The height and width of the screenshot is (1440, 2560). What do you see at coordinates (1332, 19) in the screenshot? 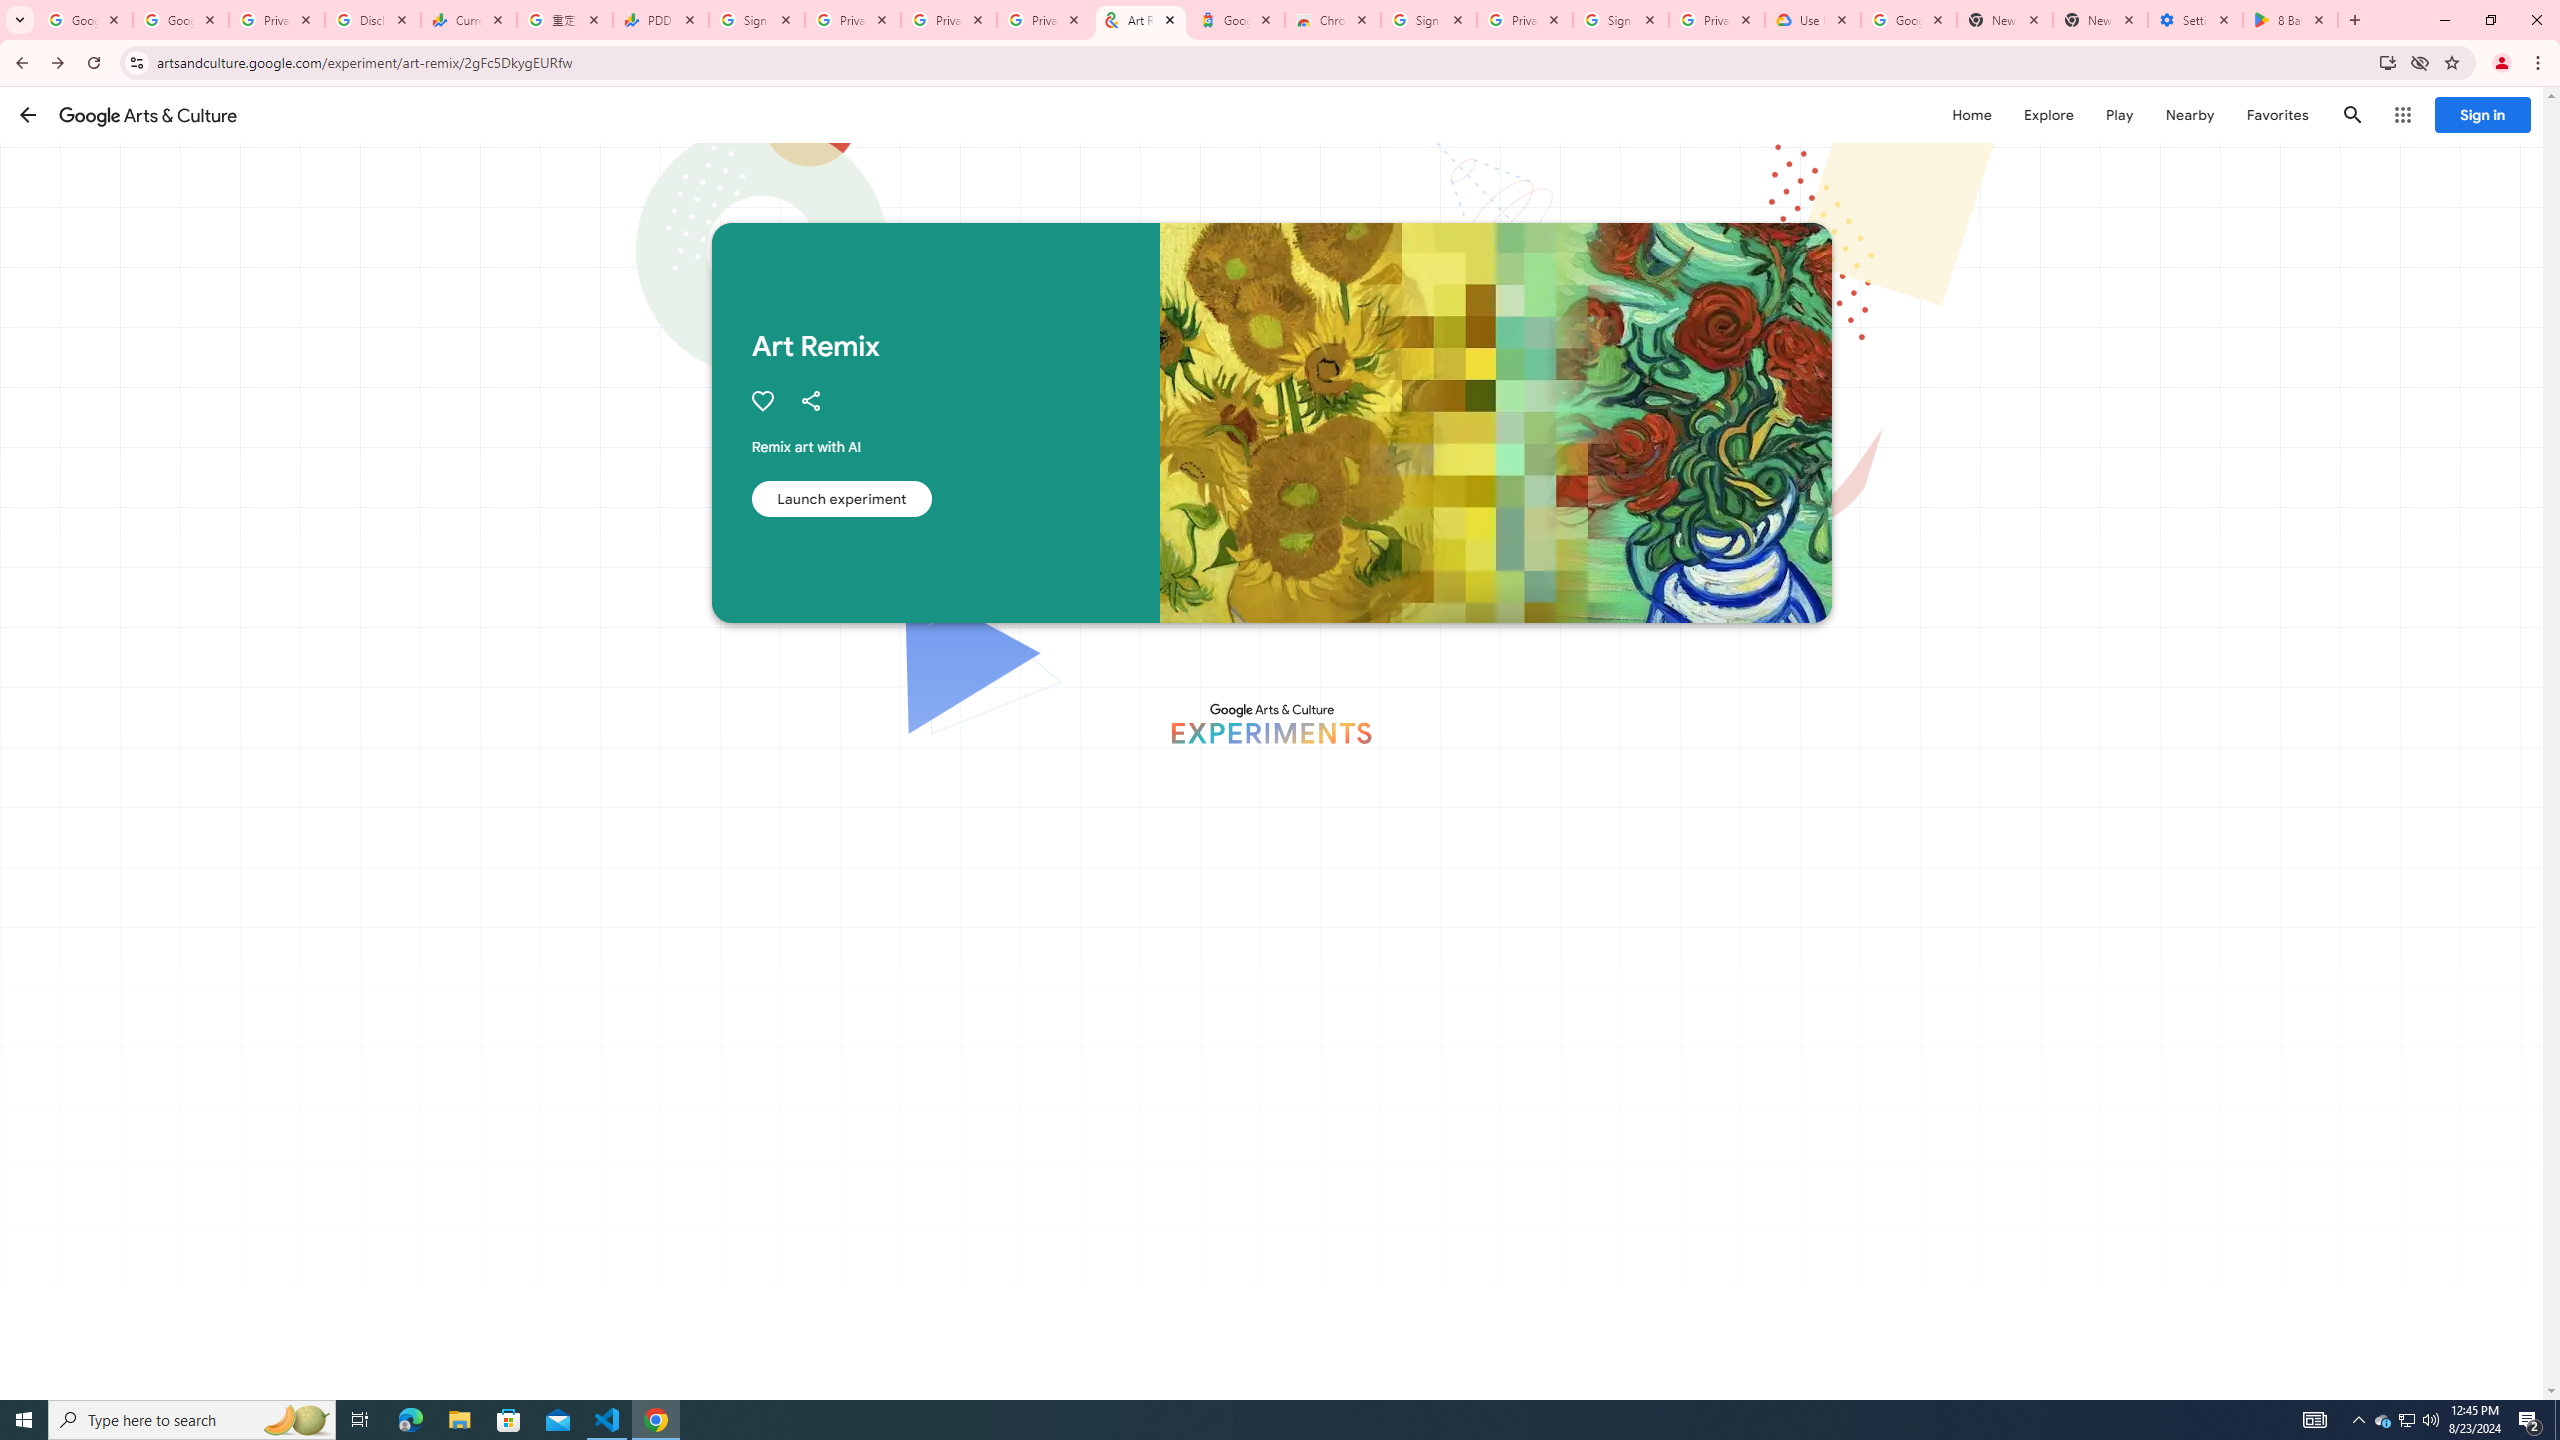
I see `'Chrome Web Store - Color themes by Chrome'` at bounding box center [1332, 19].